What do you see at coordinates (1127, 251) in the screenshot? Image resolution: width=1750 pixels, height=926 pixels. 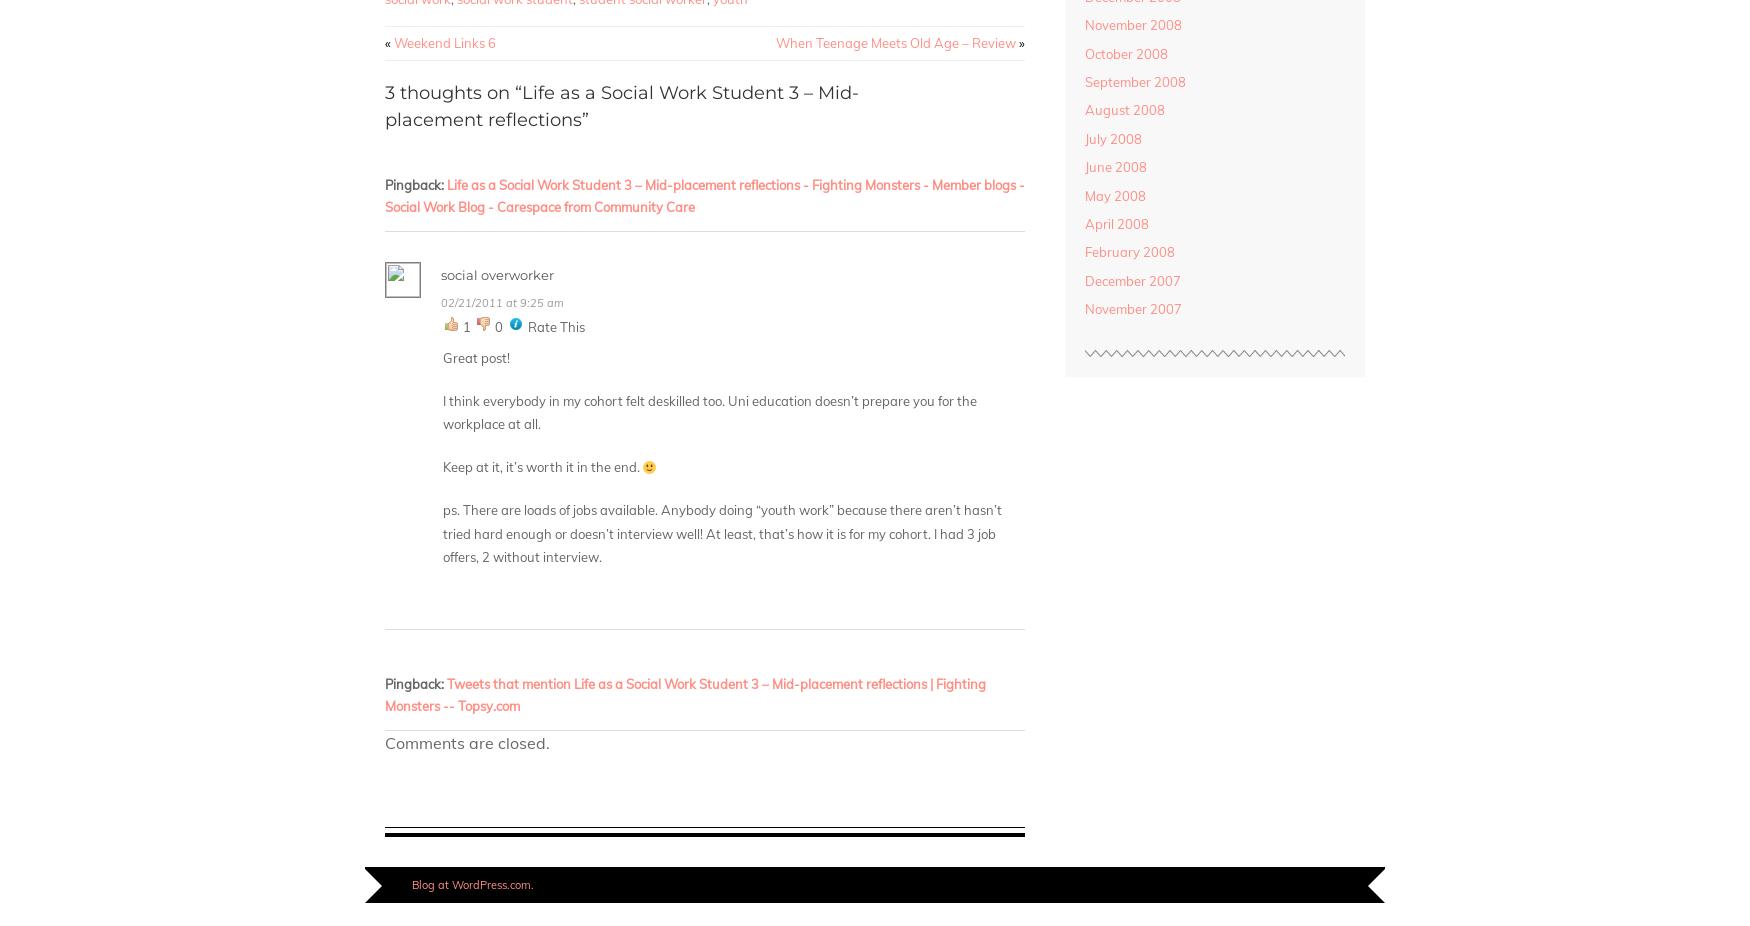 I see `'February 2008'` at bounding box center [1127, 251].